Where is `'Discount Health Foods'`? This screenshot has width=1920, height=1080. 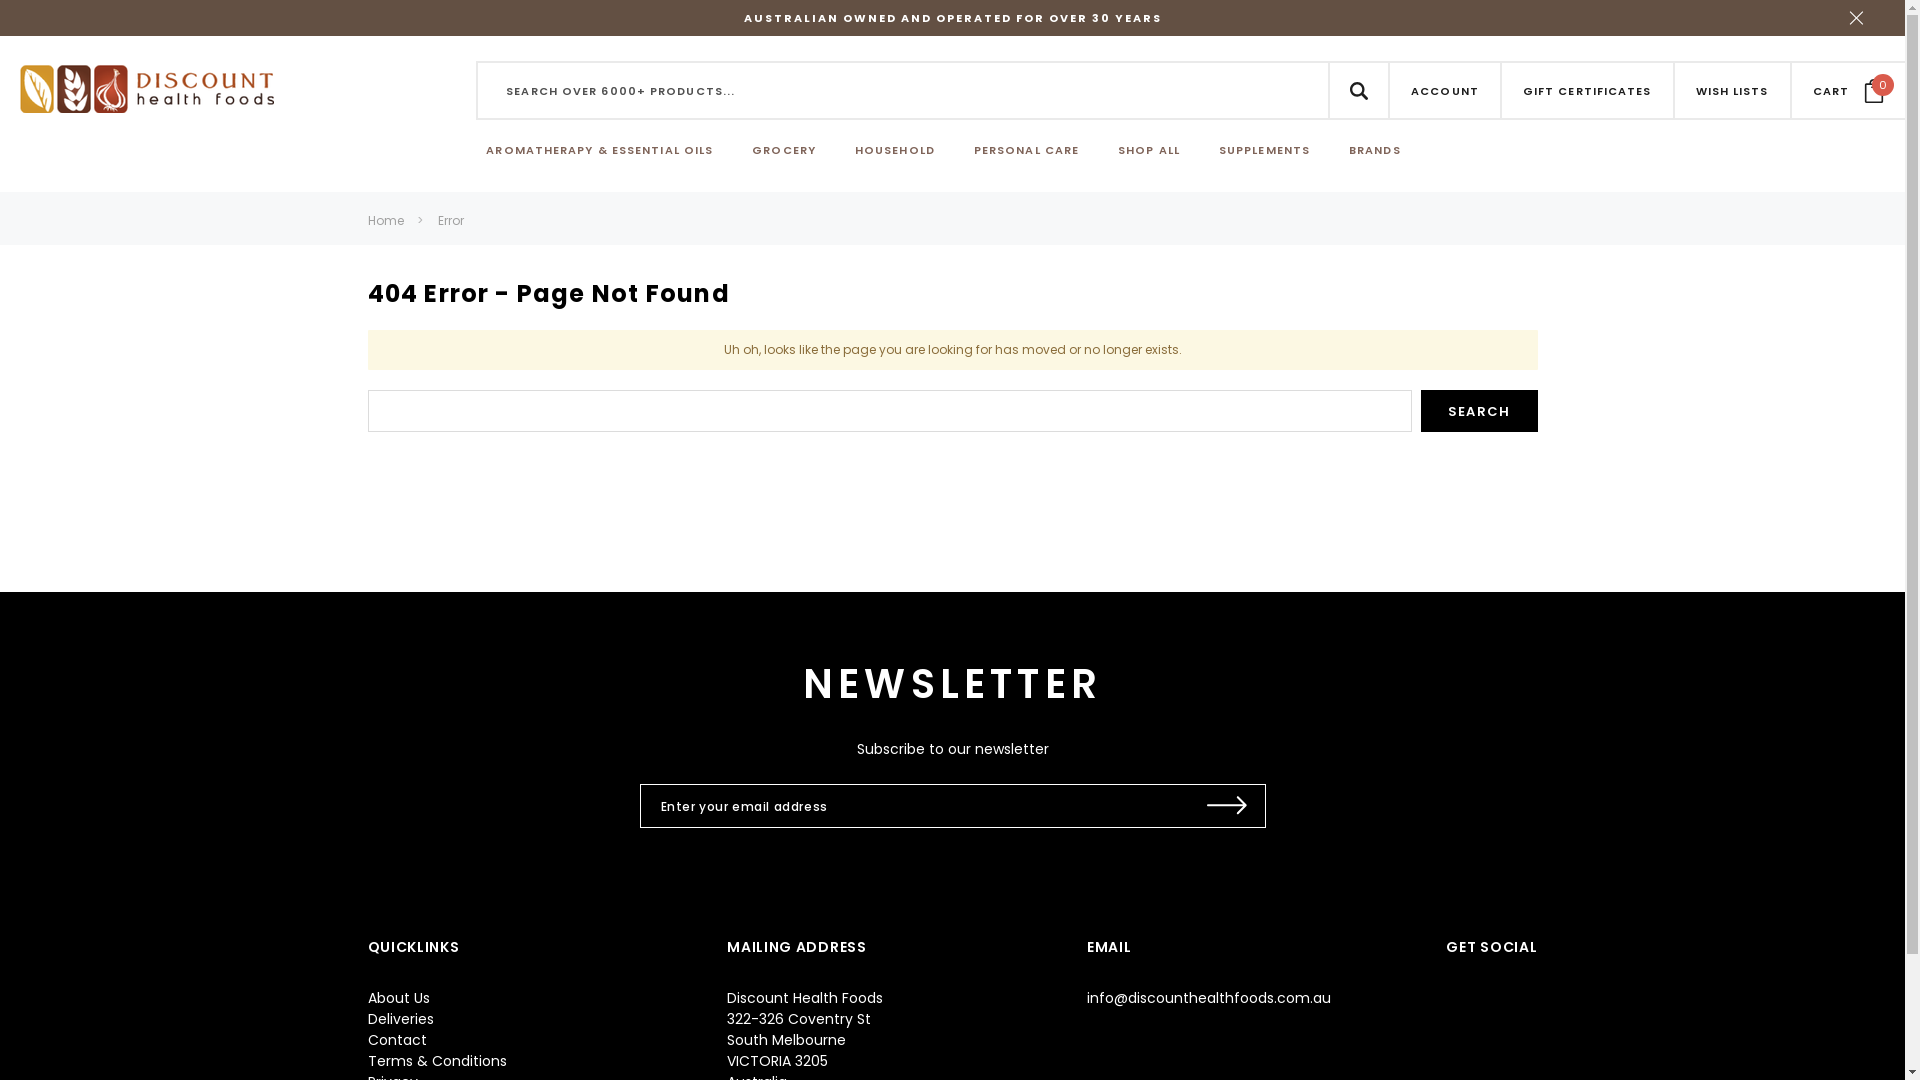
'Discount Health Foods' is located at coordinates (146, 87).